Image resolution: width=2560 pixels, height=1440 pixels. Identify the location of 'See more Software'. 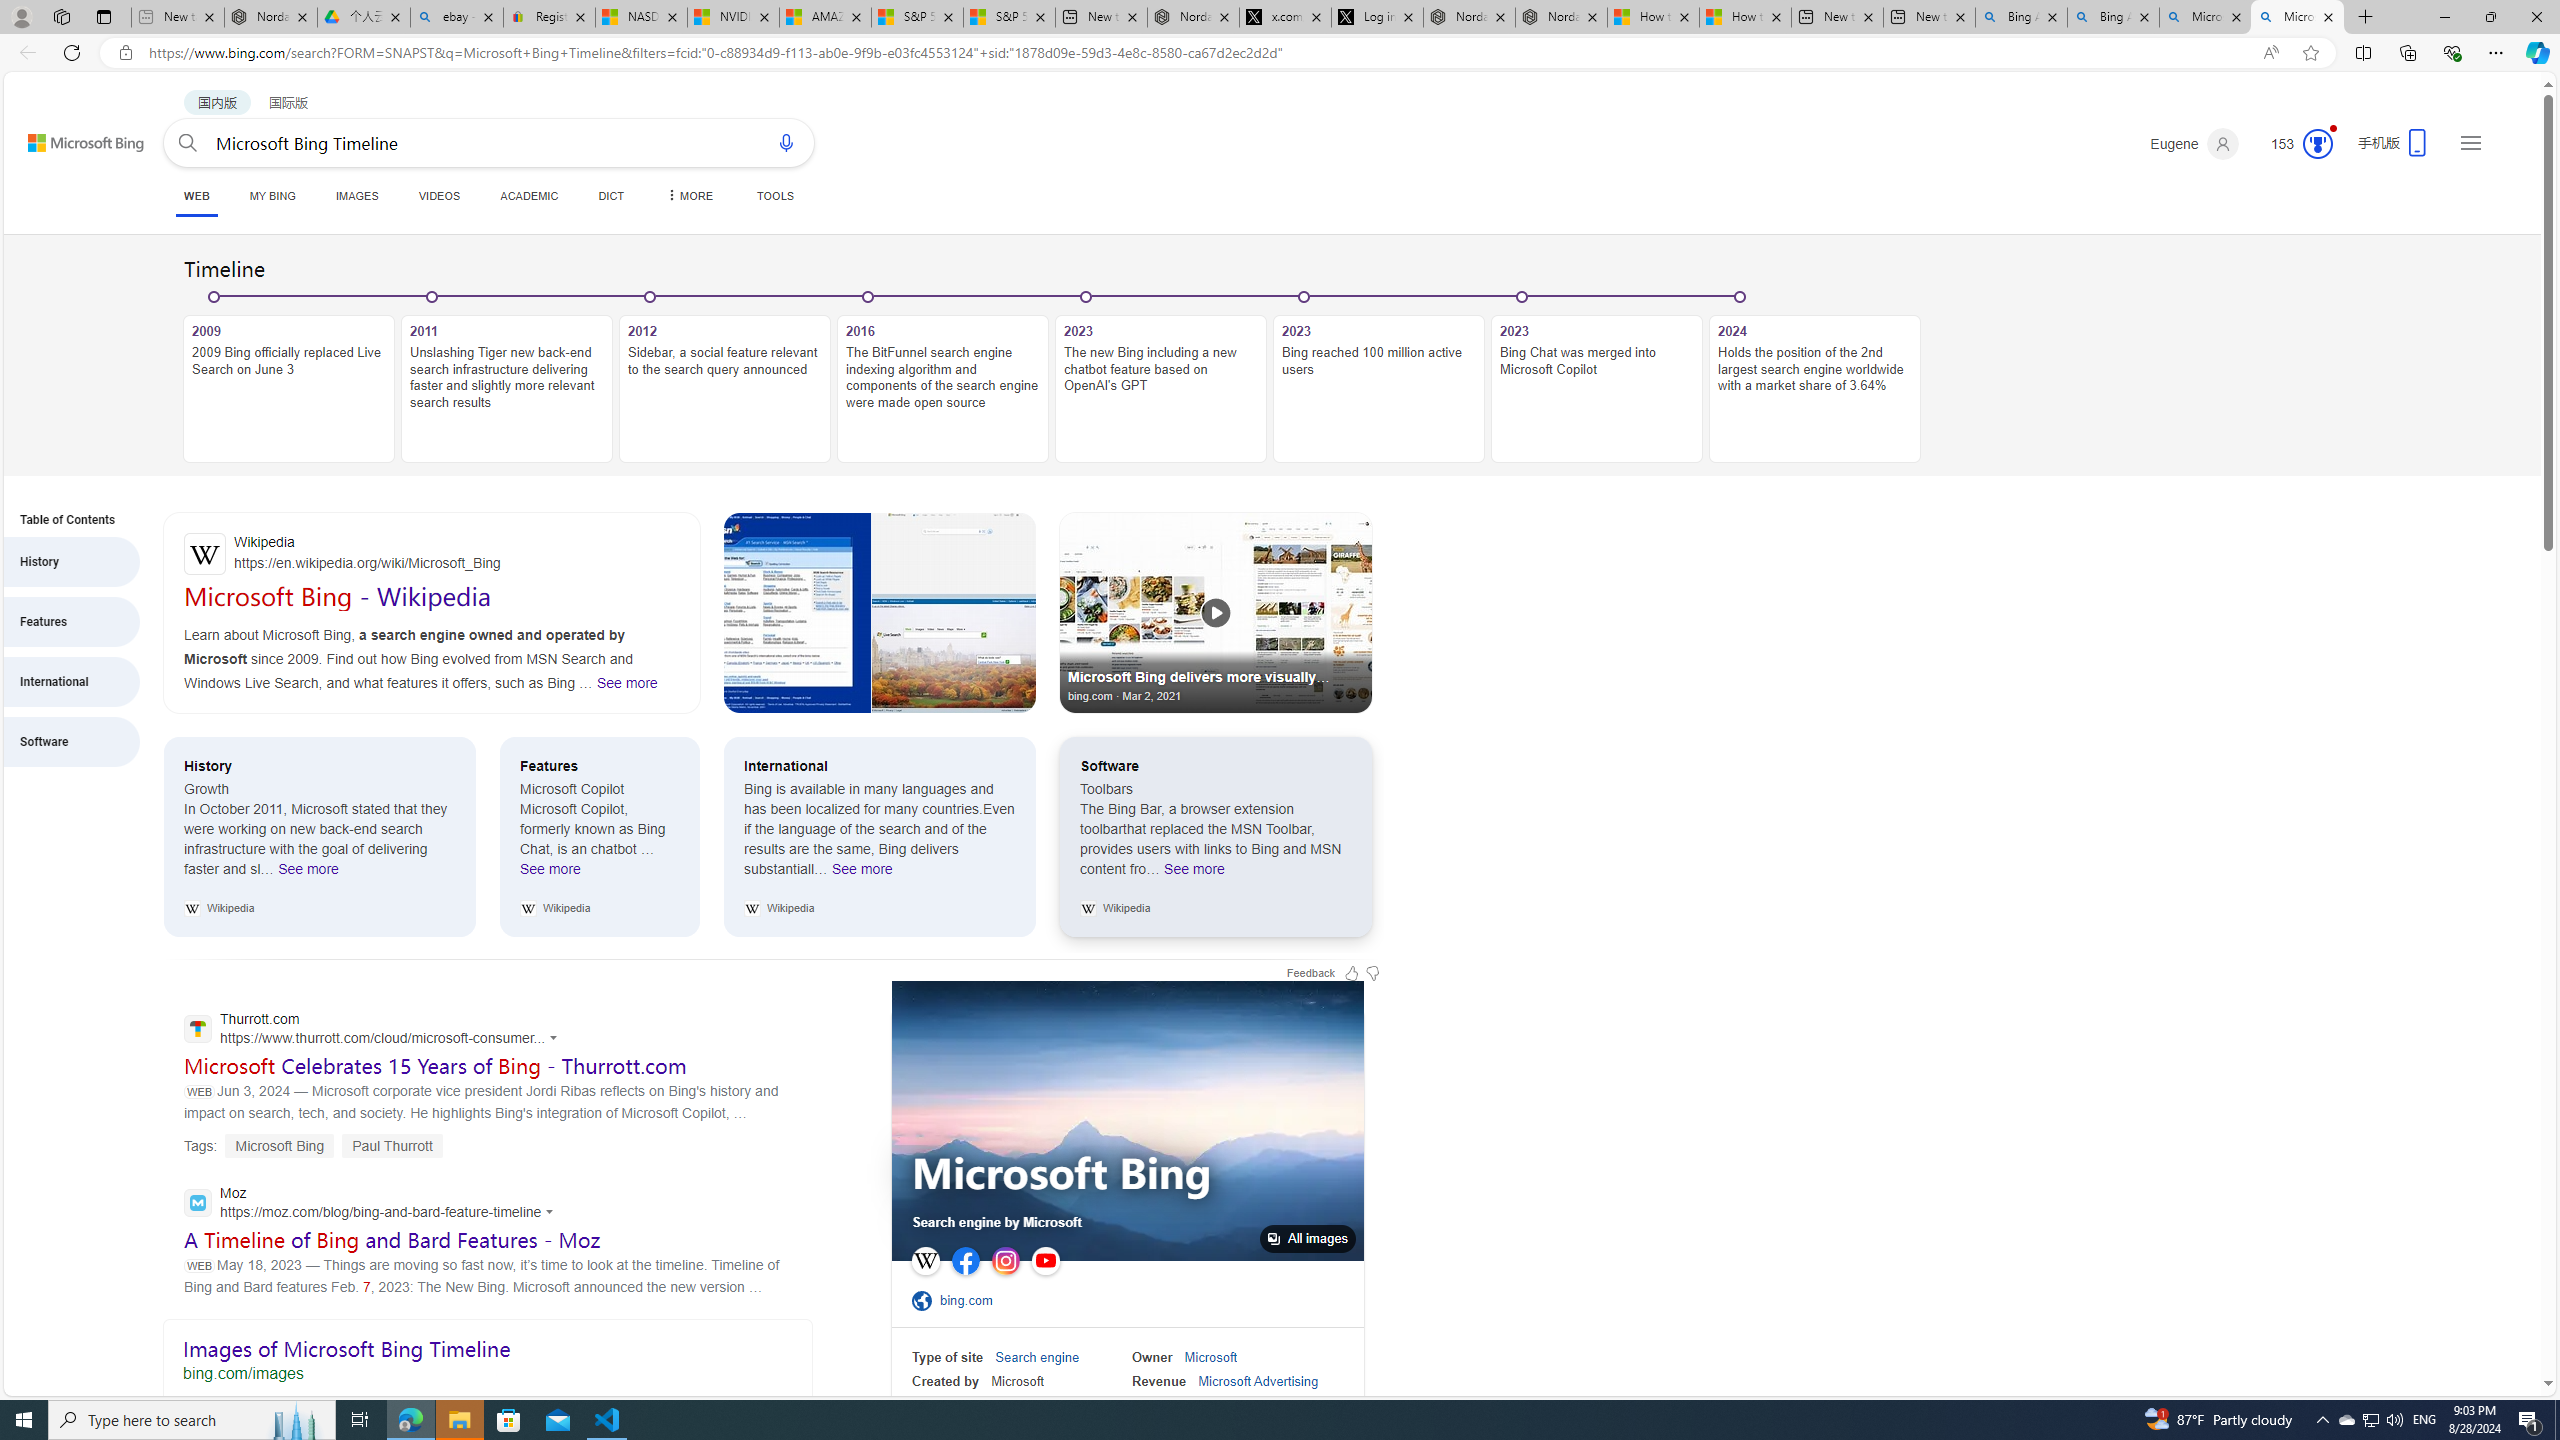
(1194, 873).